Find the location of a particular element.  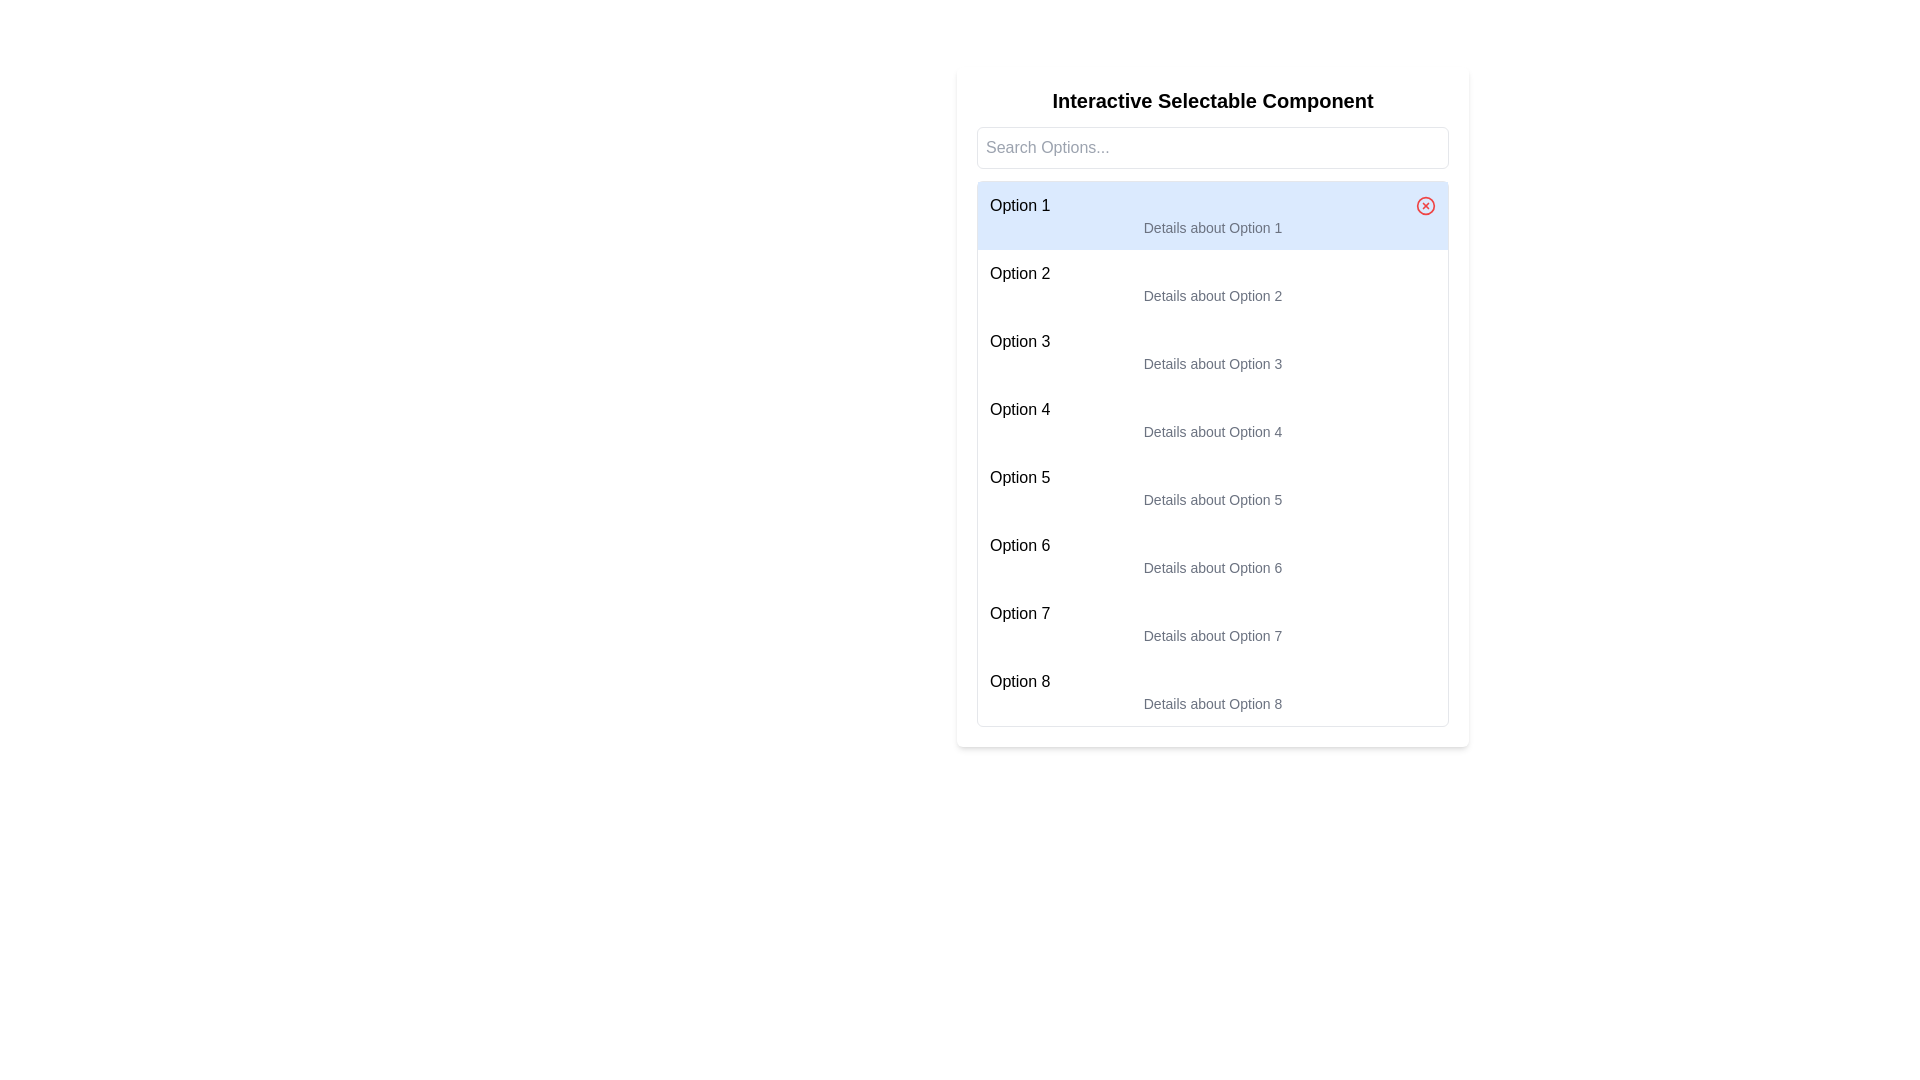

to select the sixth option in the vertical list of selectable options, located in the middle right portion of the interface is located at coordinates (1212, 555).